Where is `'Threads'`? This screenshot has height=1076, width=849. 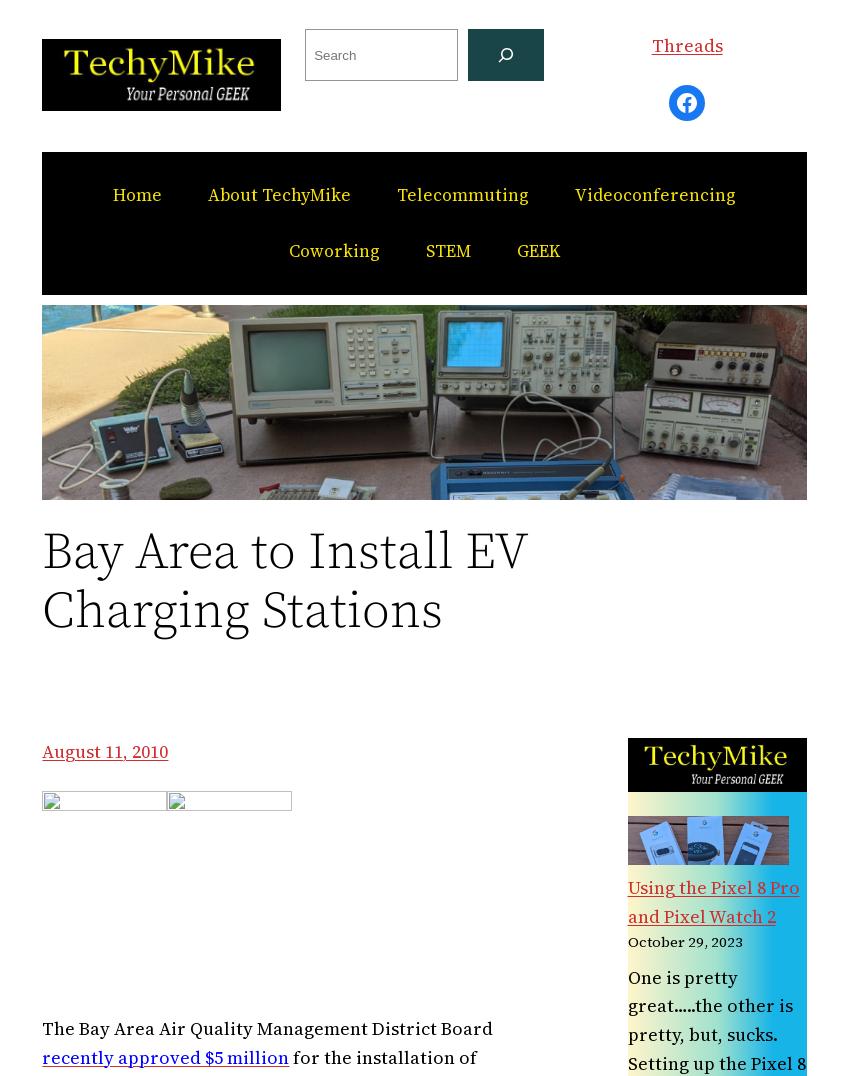 'Threads' is located at coordinates (685, 44).